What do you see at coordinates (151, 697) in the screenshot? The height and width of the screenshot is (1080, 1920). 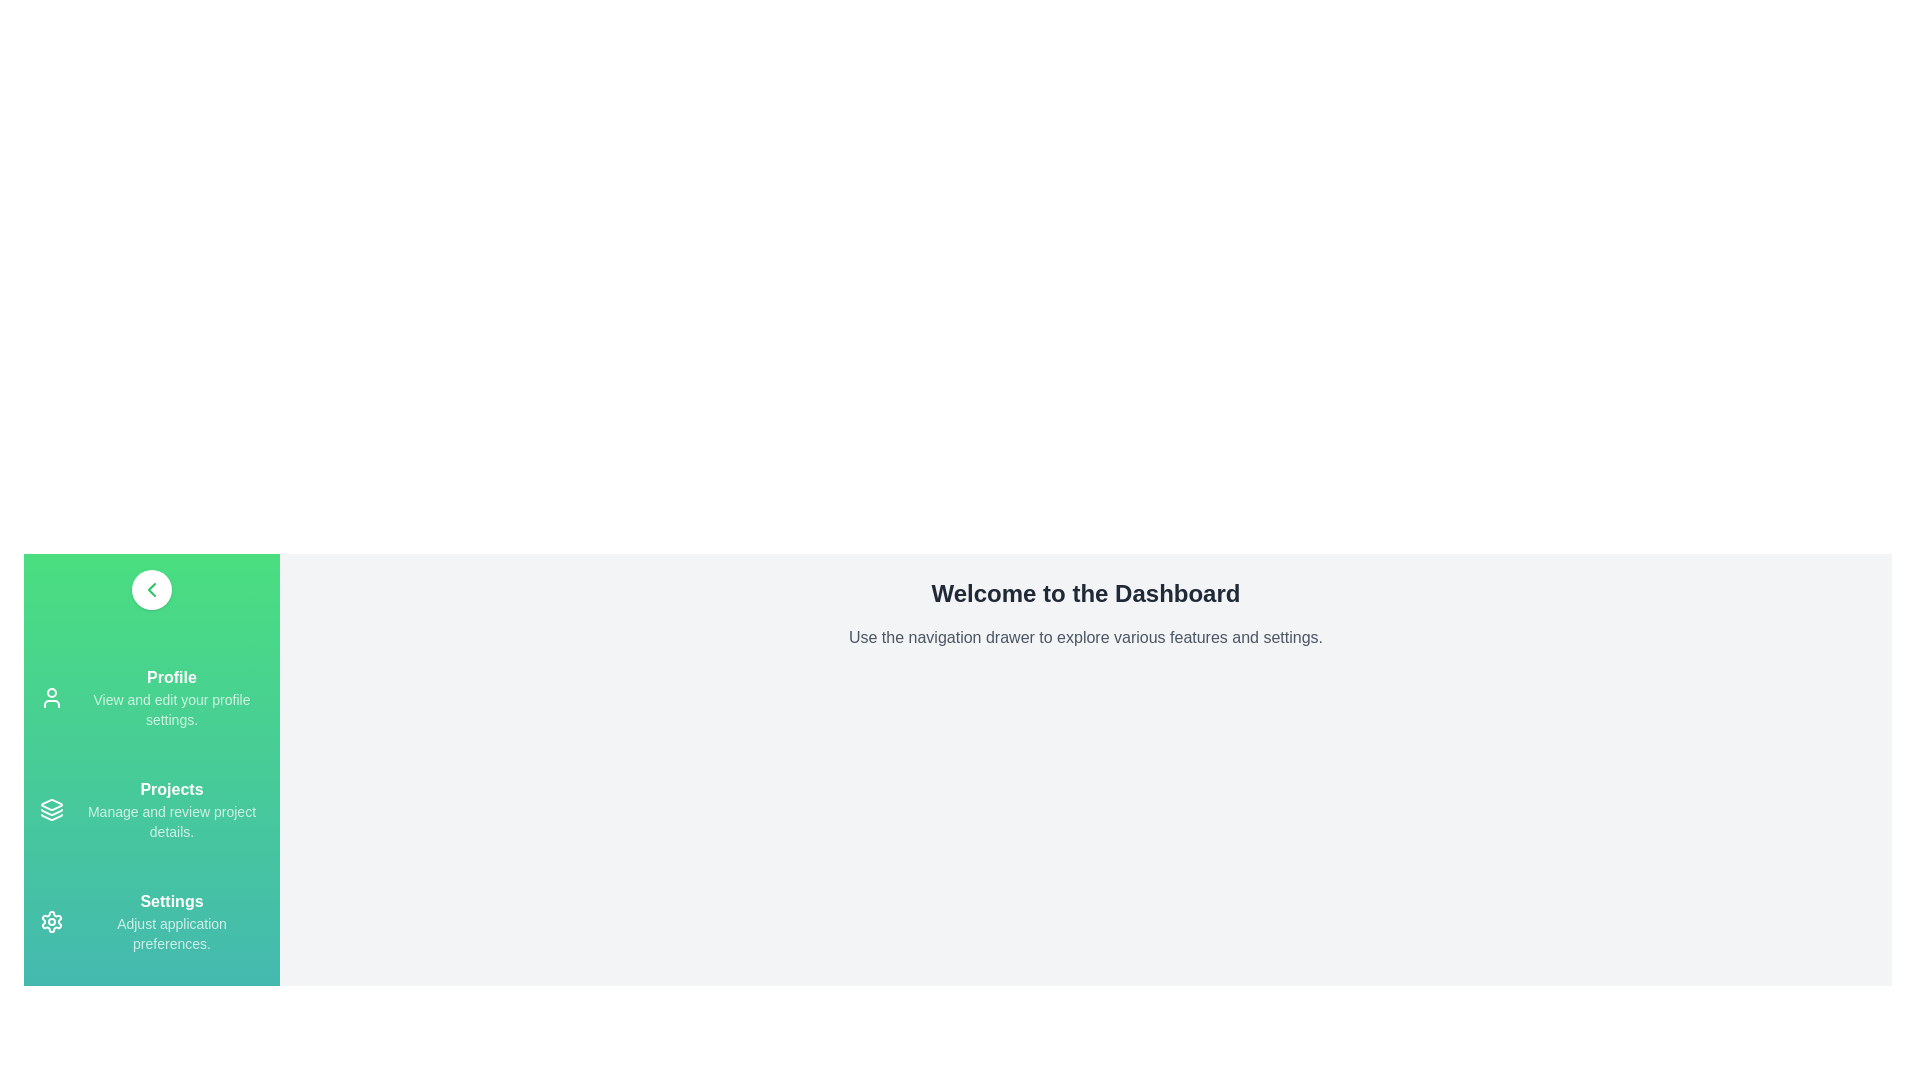 I see `the menu item labeled Profile to view its hover effect` at bounding box center [151, 697].